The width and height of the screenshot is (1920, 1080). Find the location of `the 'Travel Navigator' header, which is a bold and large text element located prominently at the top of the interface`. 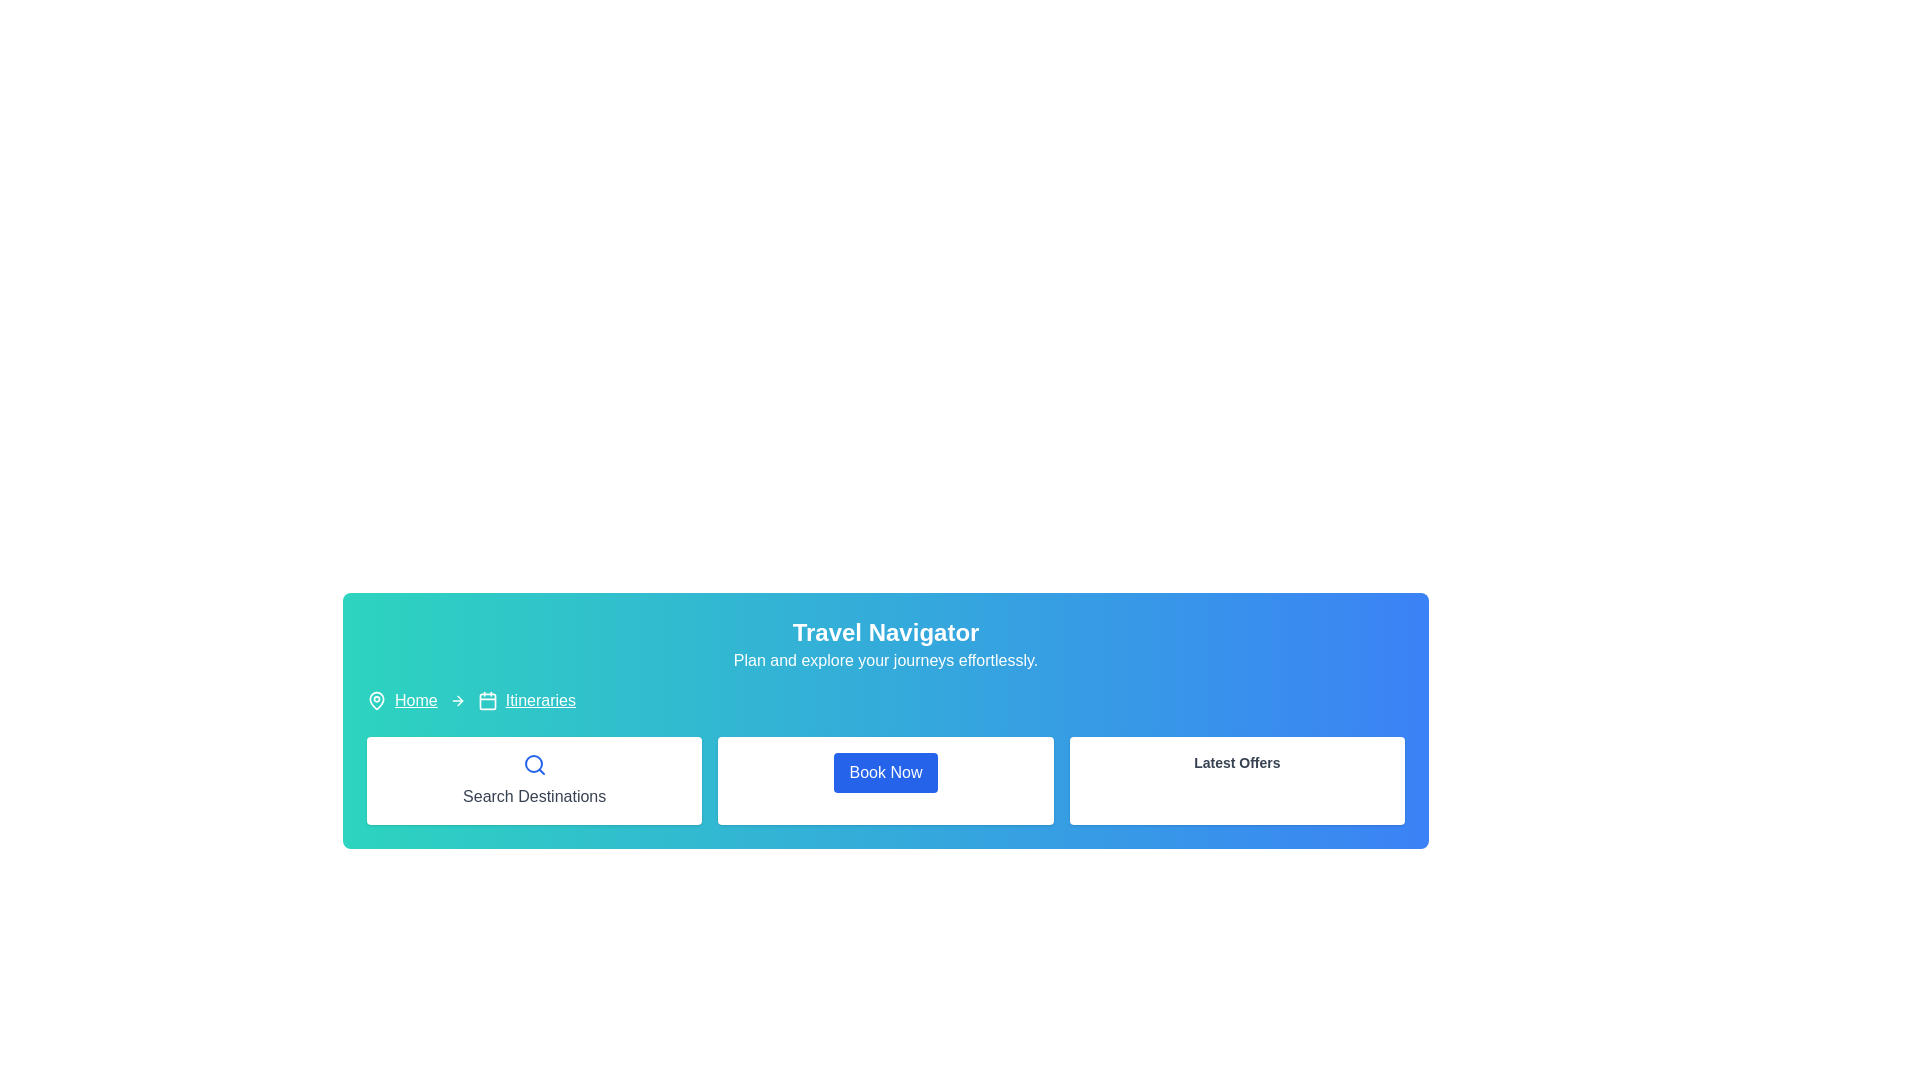

the 'Travel Navigator' header, which is a bold and large text element located prominently at the top of the interface is located at coordinates (885, 632).